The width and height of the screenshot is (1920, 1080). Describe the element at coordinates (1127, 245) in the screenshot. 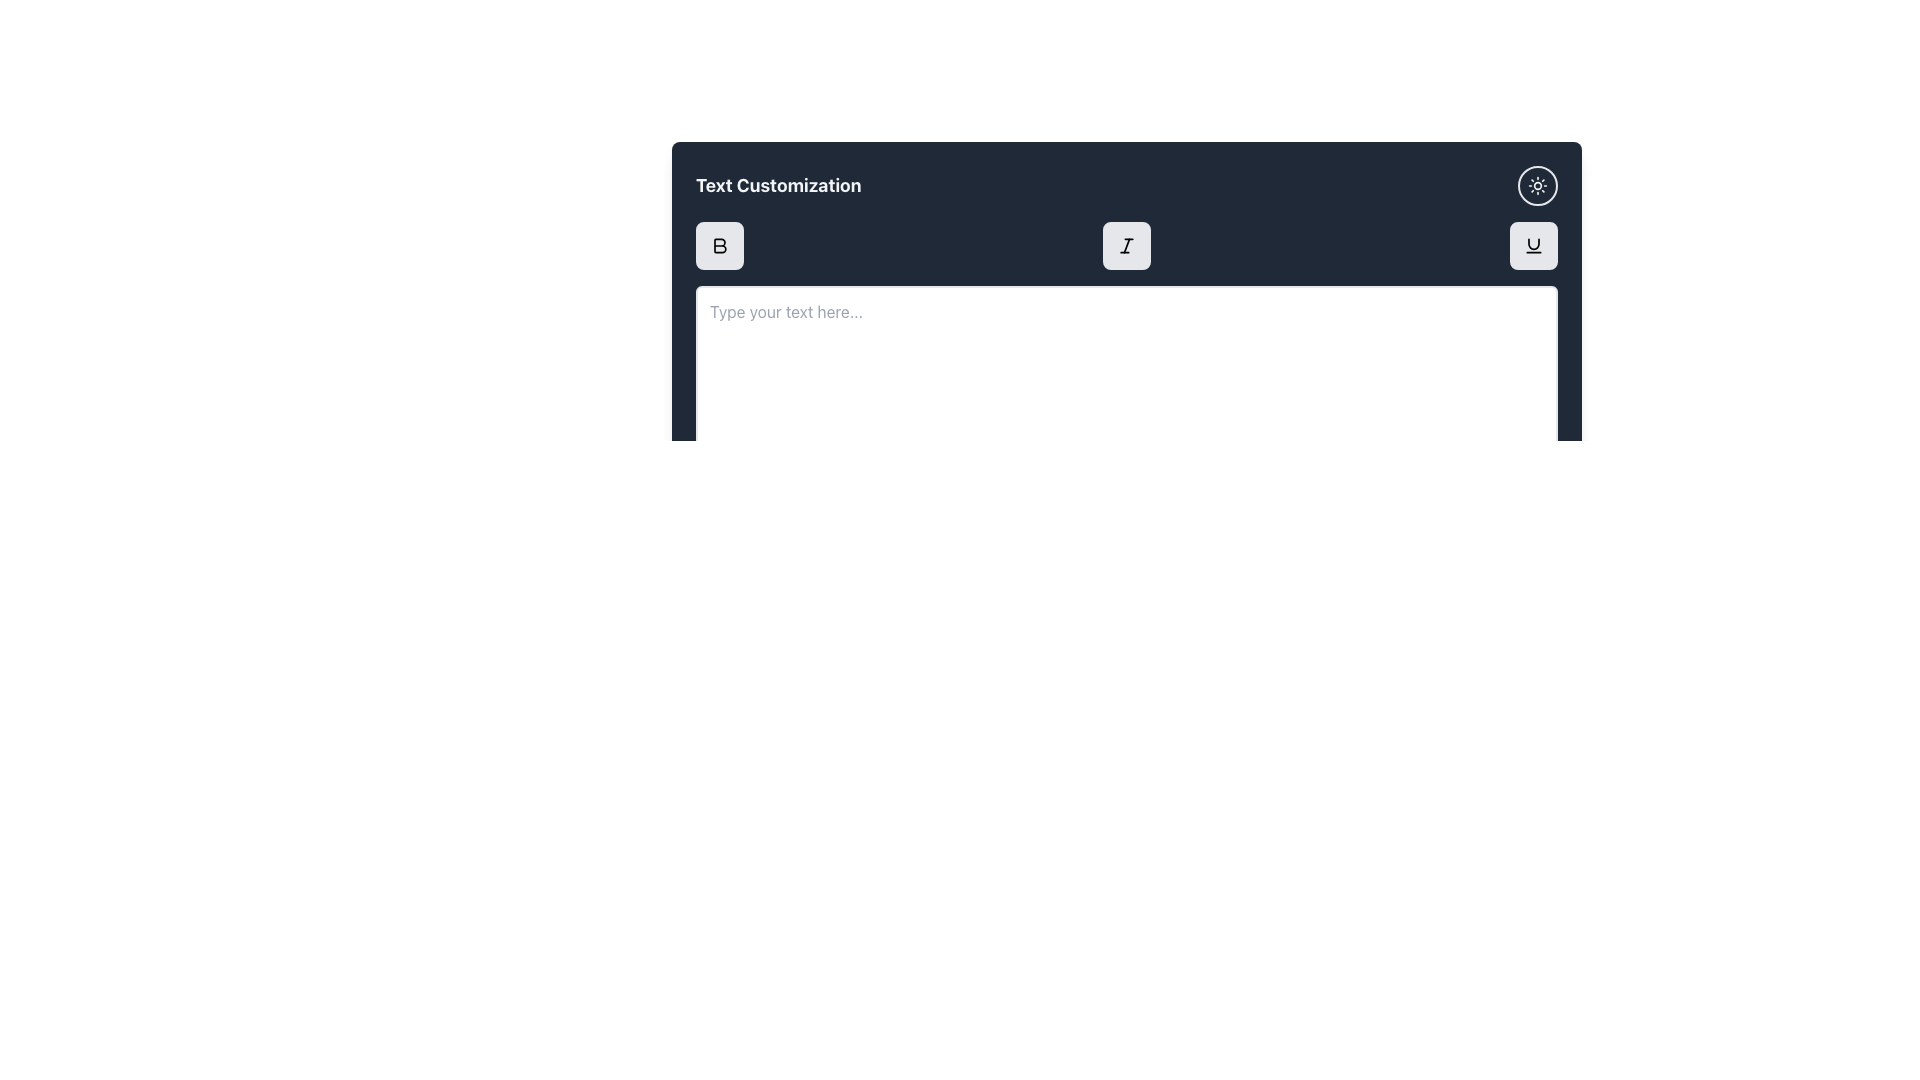

I see `the second button in the row for text customization` at that location.